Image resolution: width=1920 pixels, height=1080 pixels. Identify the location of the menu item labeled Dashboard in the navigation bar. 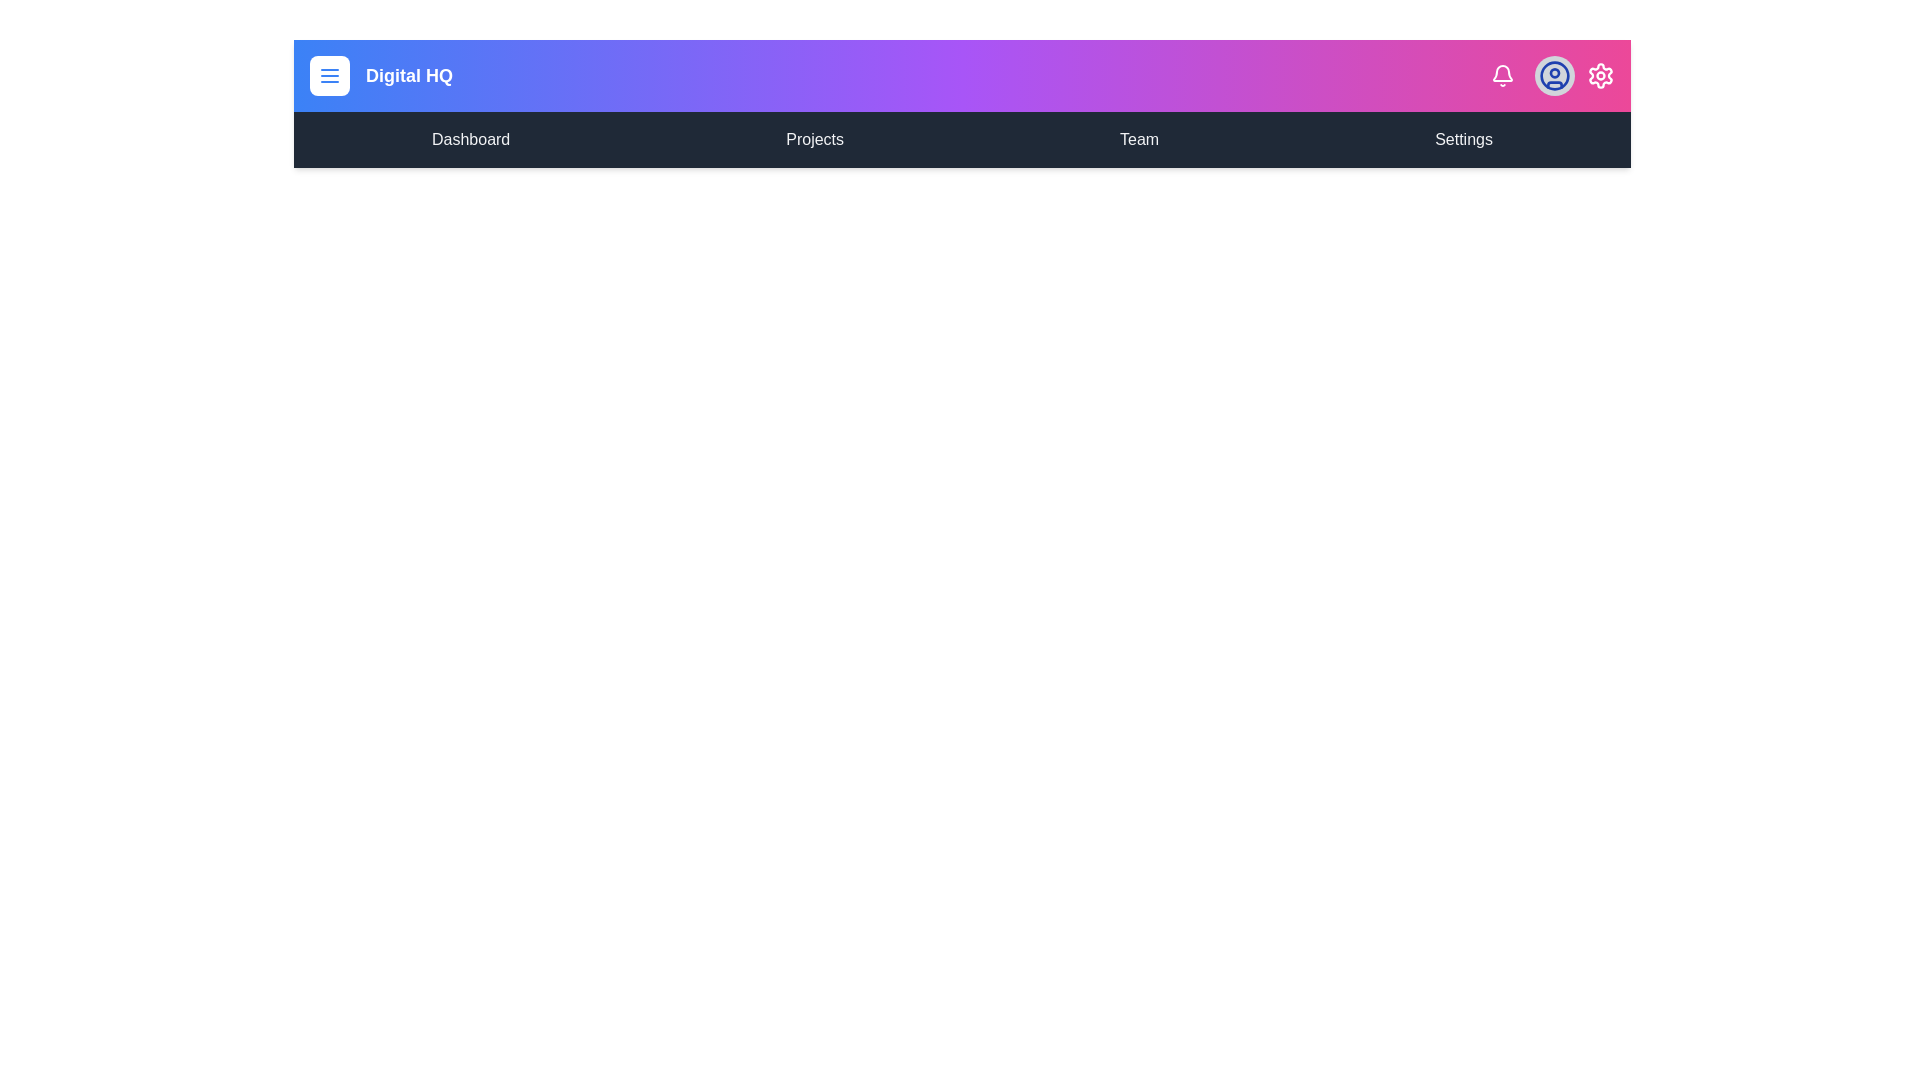
(469, 138).